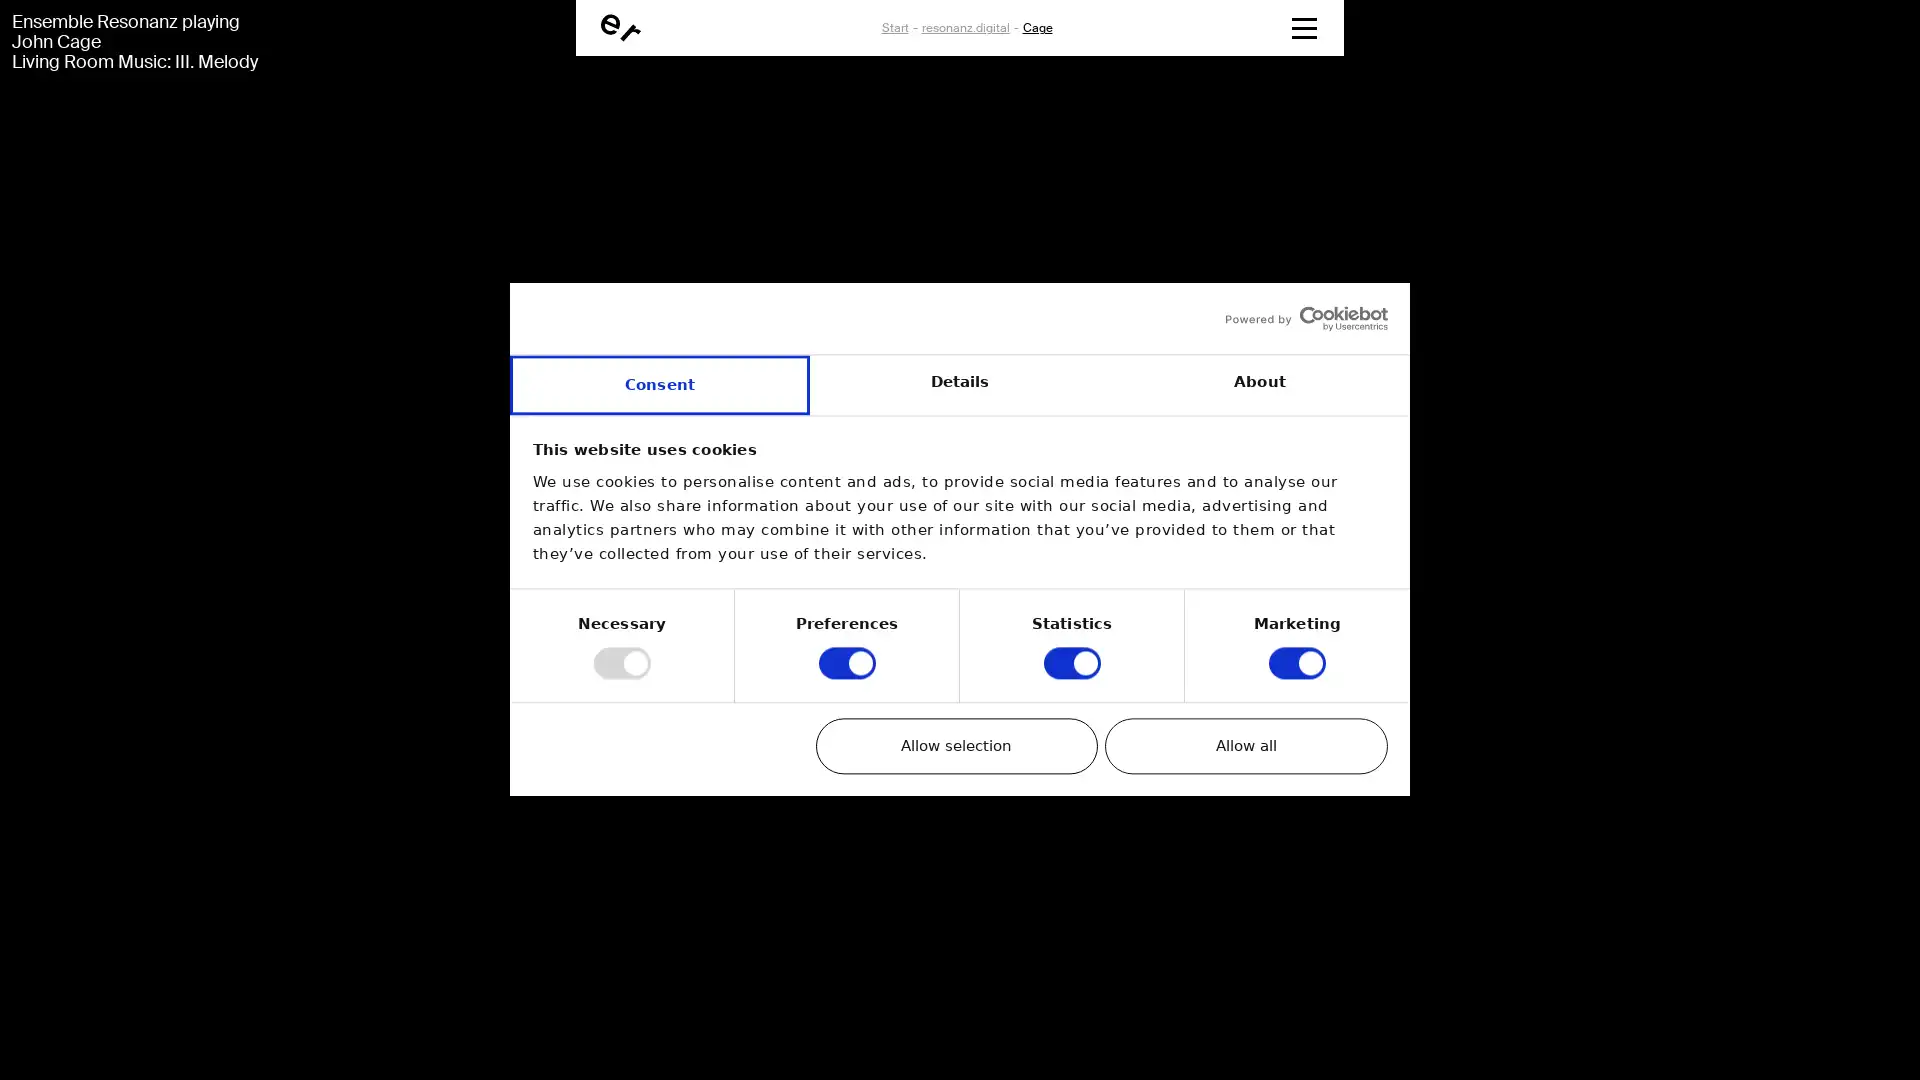 The width and height of the screenshot is (1920, 1080). Describe the element at coordinates (971, 1056) in the screenshot. I see `06` at that location.